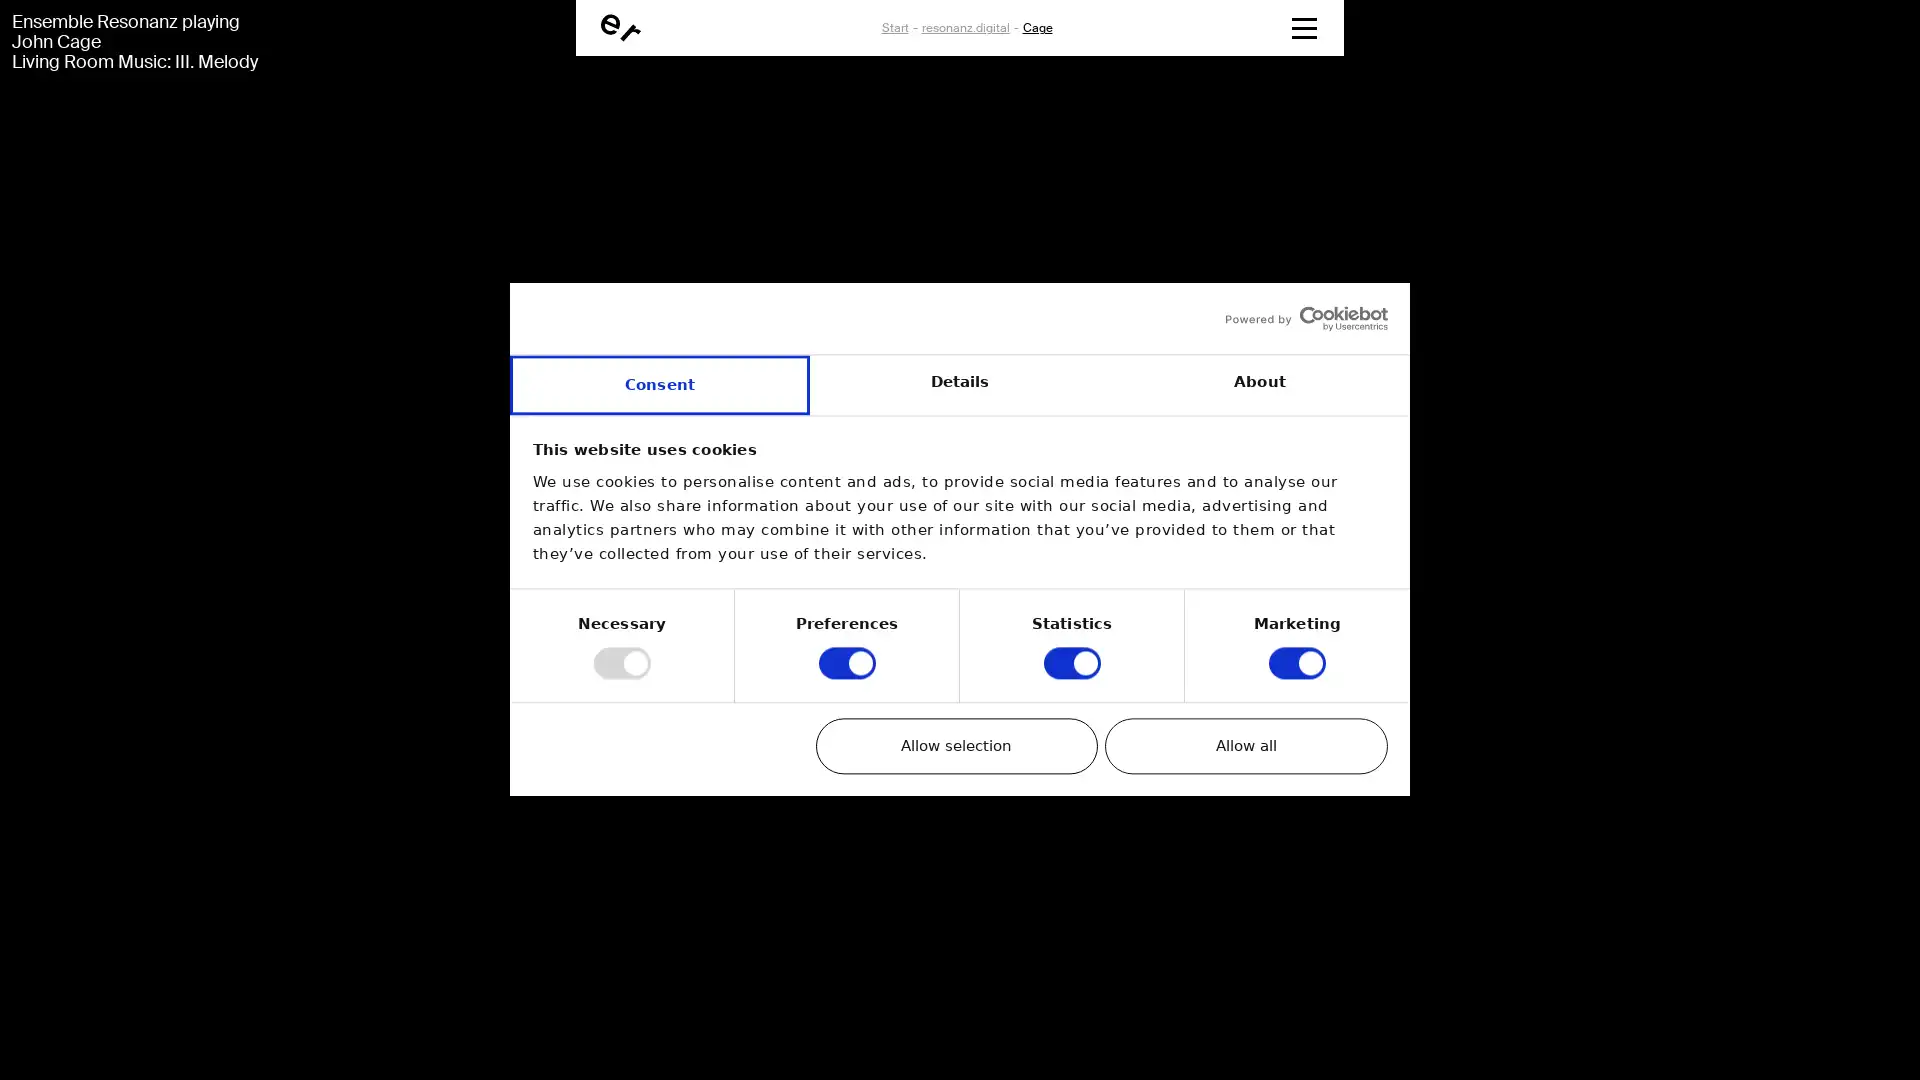 The width and height of the screenshot is (1920, 1080). Describe the element at coordinates (971, 1056) in the screenshot. I see `06` at that location.